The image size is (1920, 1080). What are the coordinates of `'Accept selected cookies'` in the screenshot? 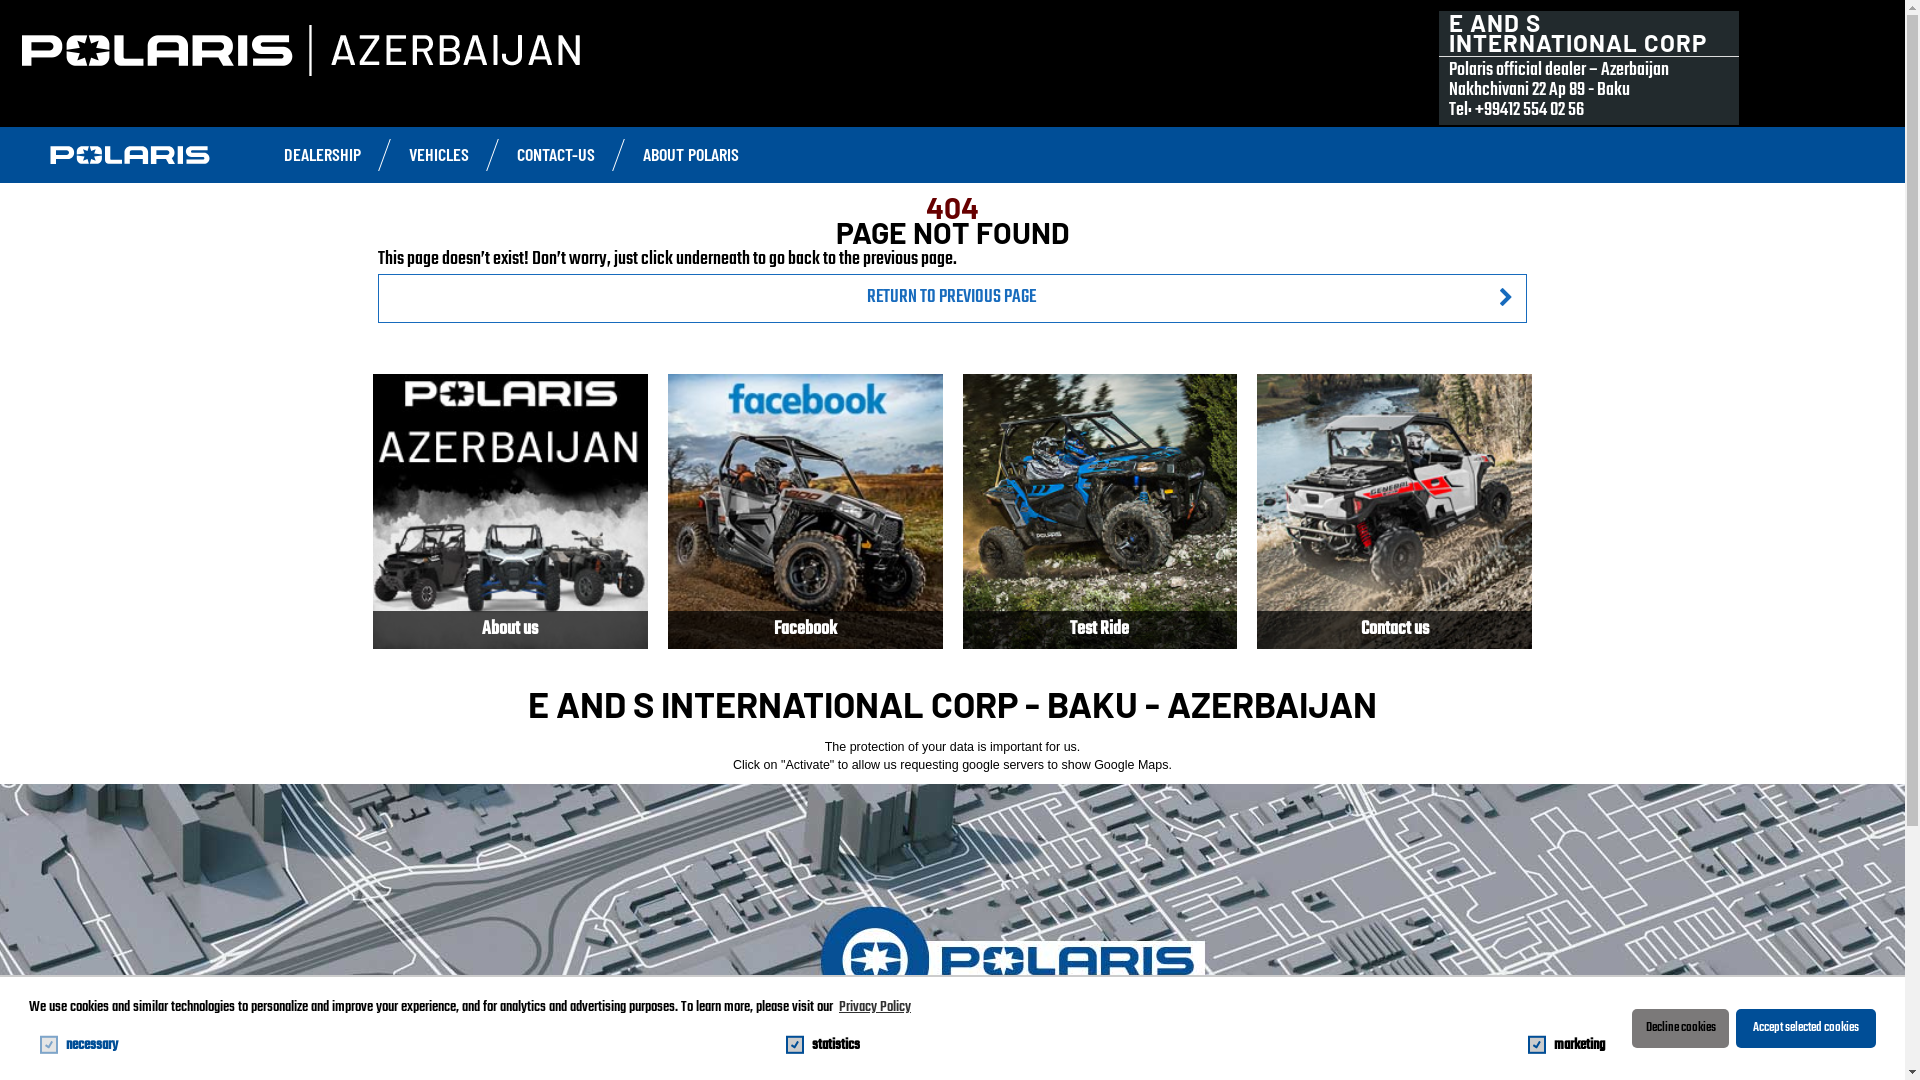 It's located at (1805, 1029).